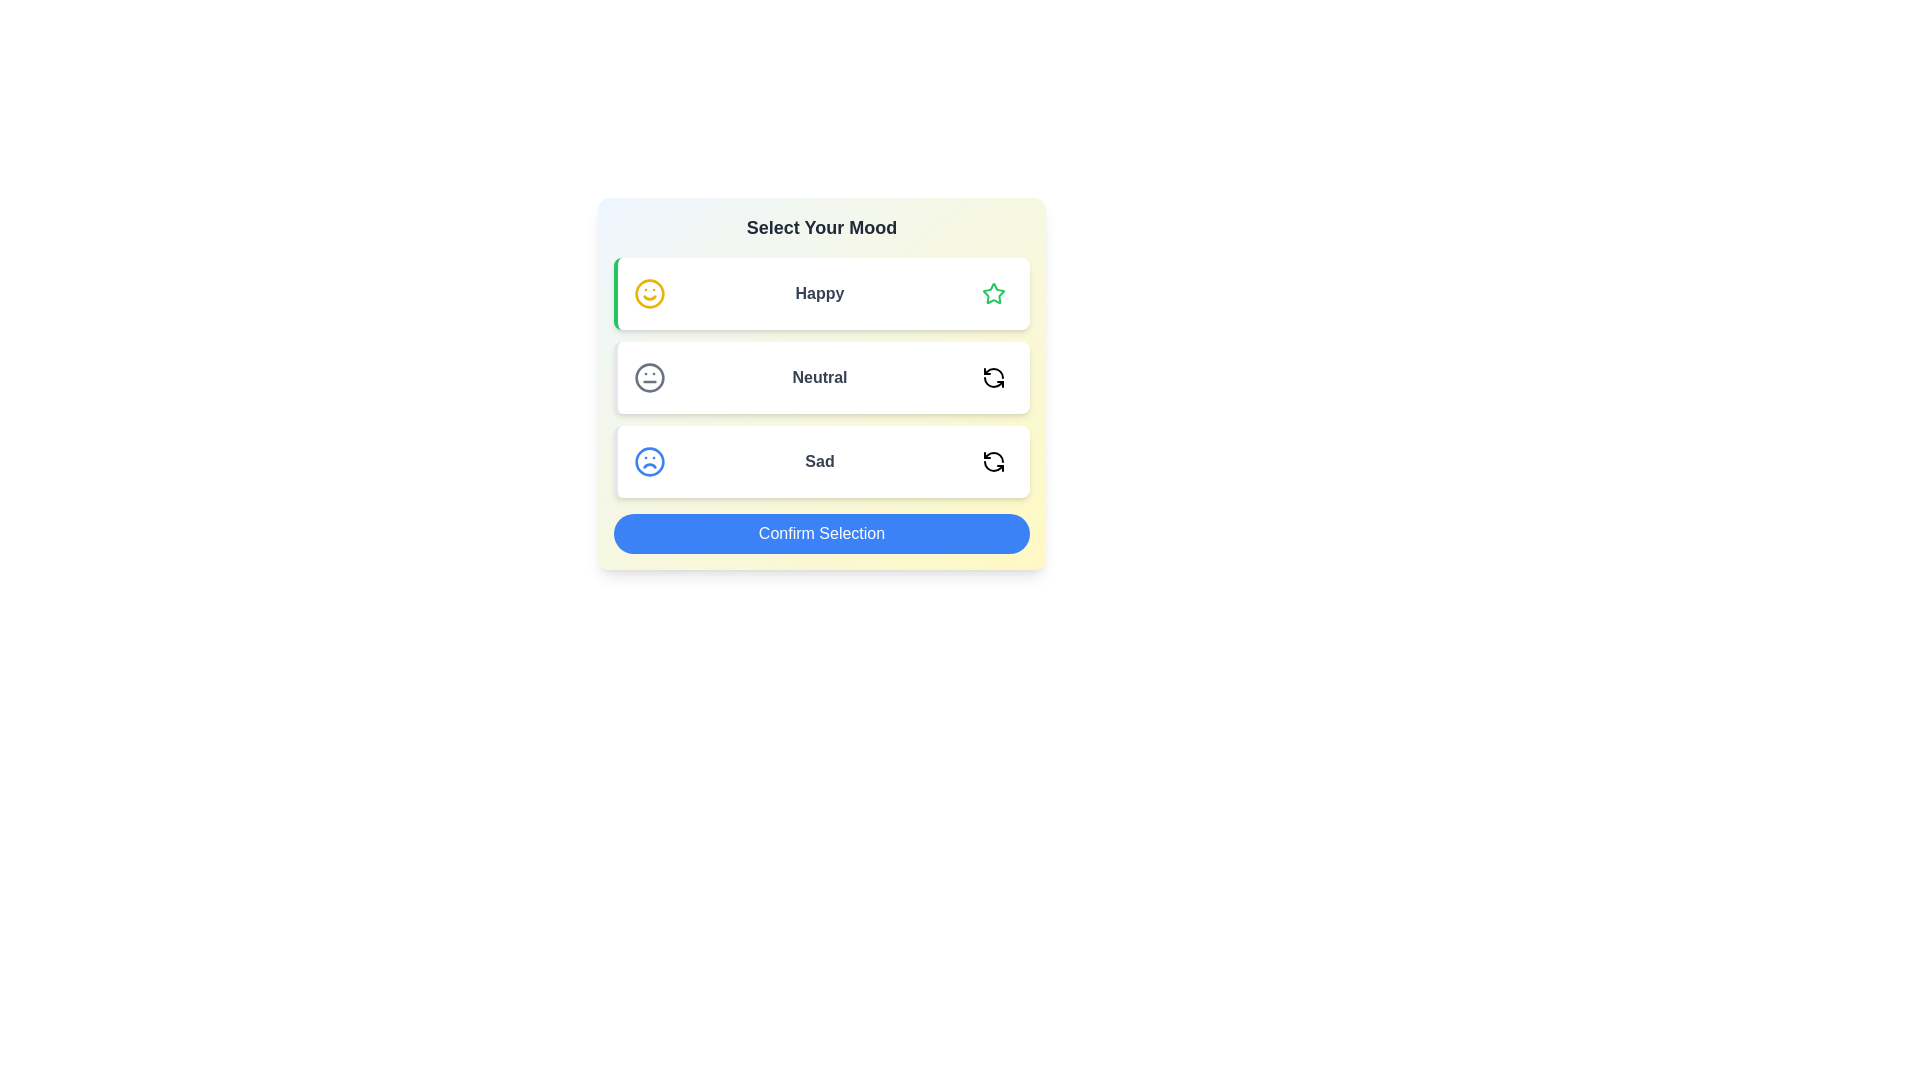  What do you see at coordinates (993, 293) in the screenshot?
I see `the emoji corresponding to Happy` at bounding box center [993, 293].